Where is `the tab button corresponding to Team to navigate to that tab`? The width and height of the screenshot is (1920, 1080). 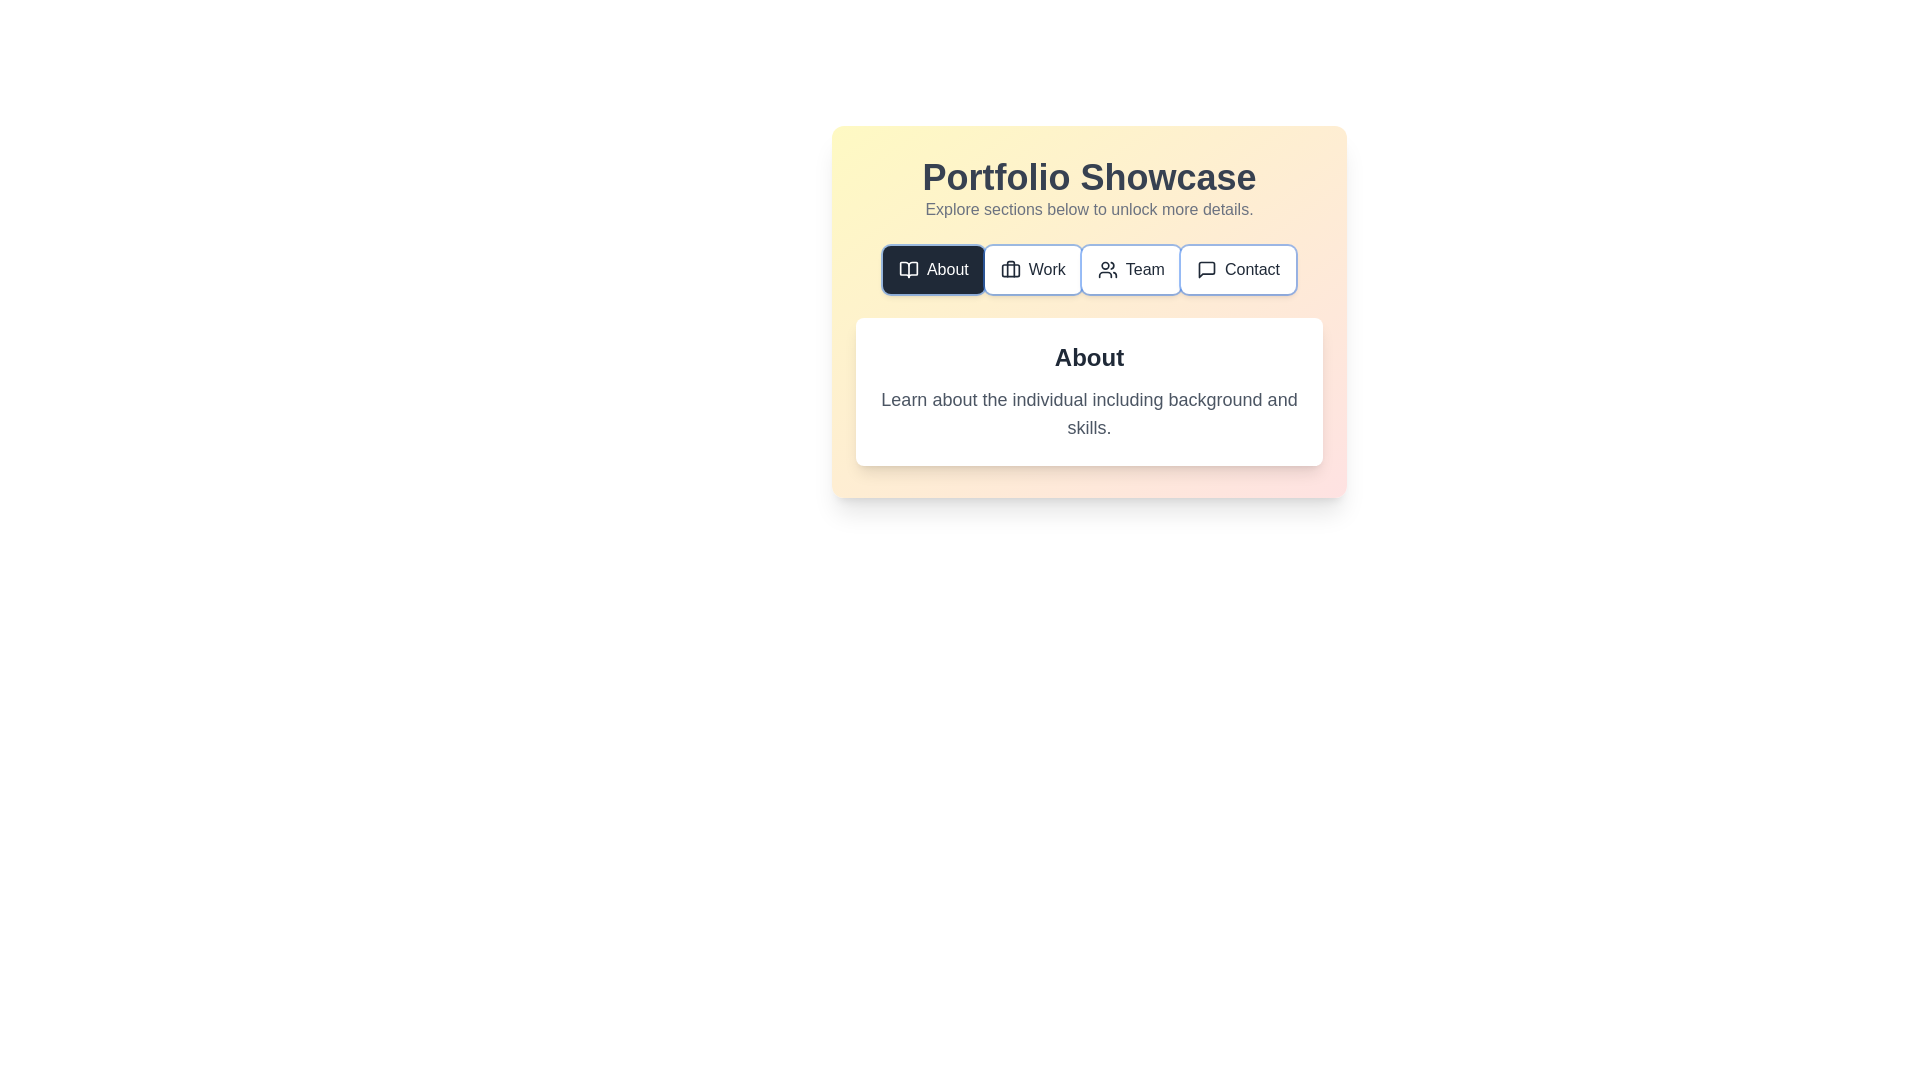 the tab button corresponding to Team to navigate to that tab is located at coordinates (1131, 270).